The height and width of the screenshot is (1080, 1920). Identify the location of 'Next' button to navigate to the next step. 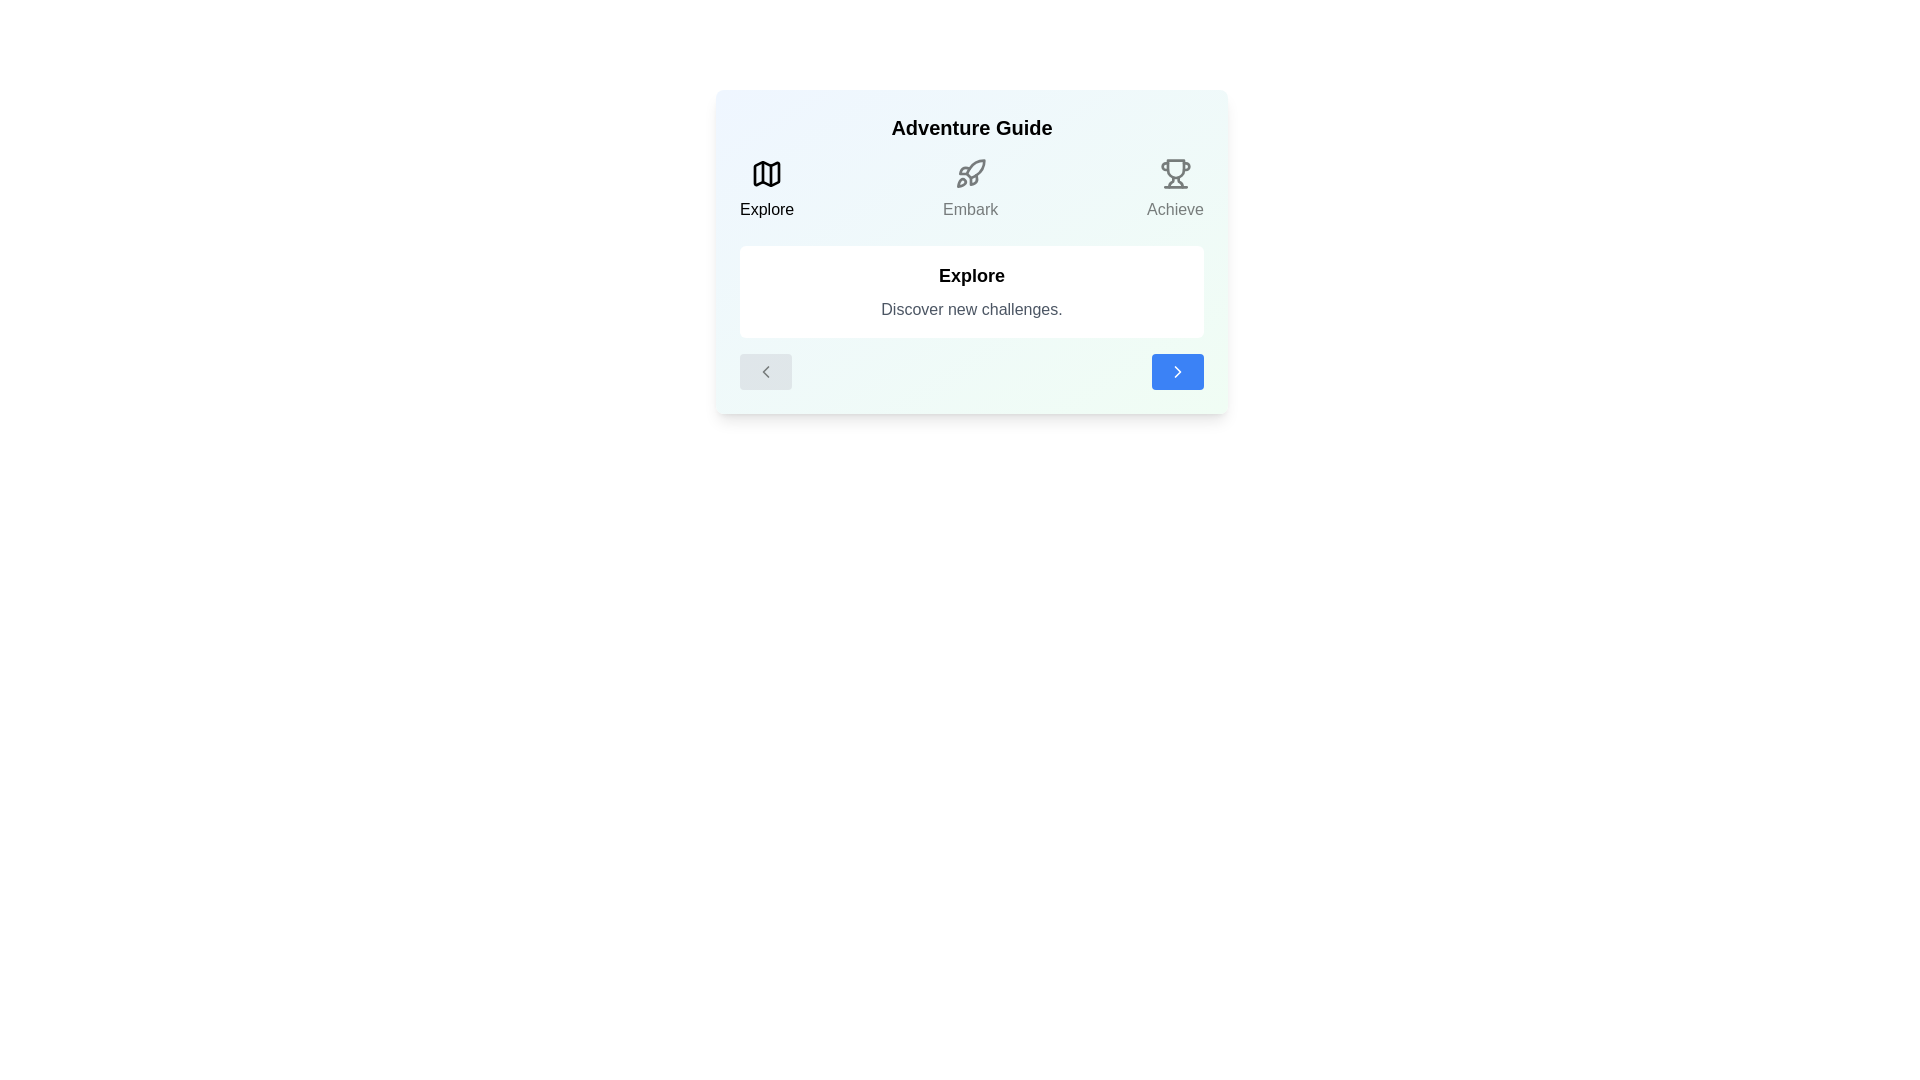
(1177, 371).